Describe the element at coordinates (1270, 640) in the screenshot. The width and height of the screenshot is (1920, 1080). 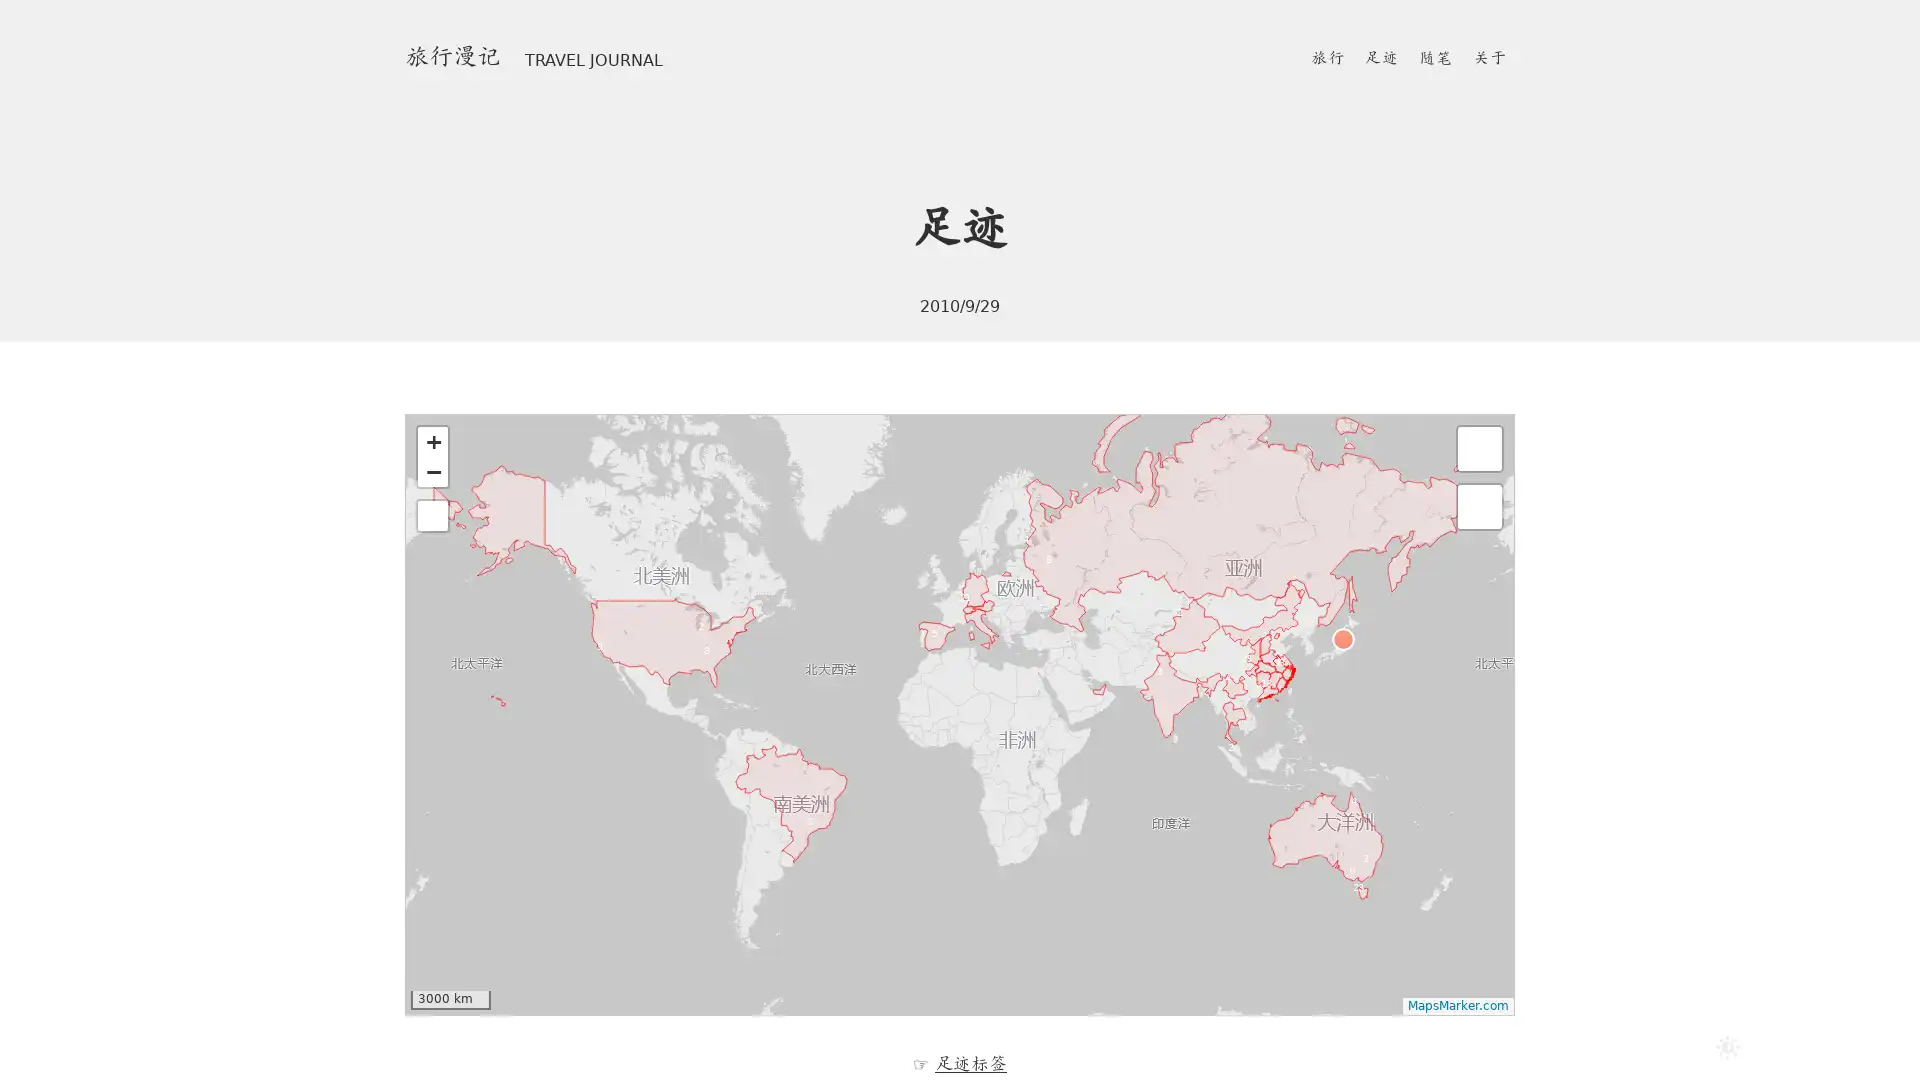
I see `9` at that location.